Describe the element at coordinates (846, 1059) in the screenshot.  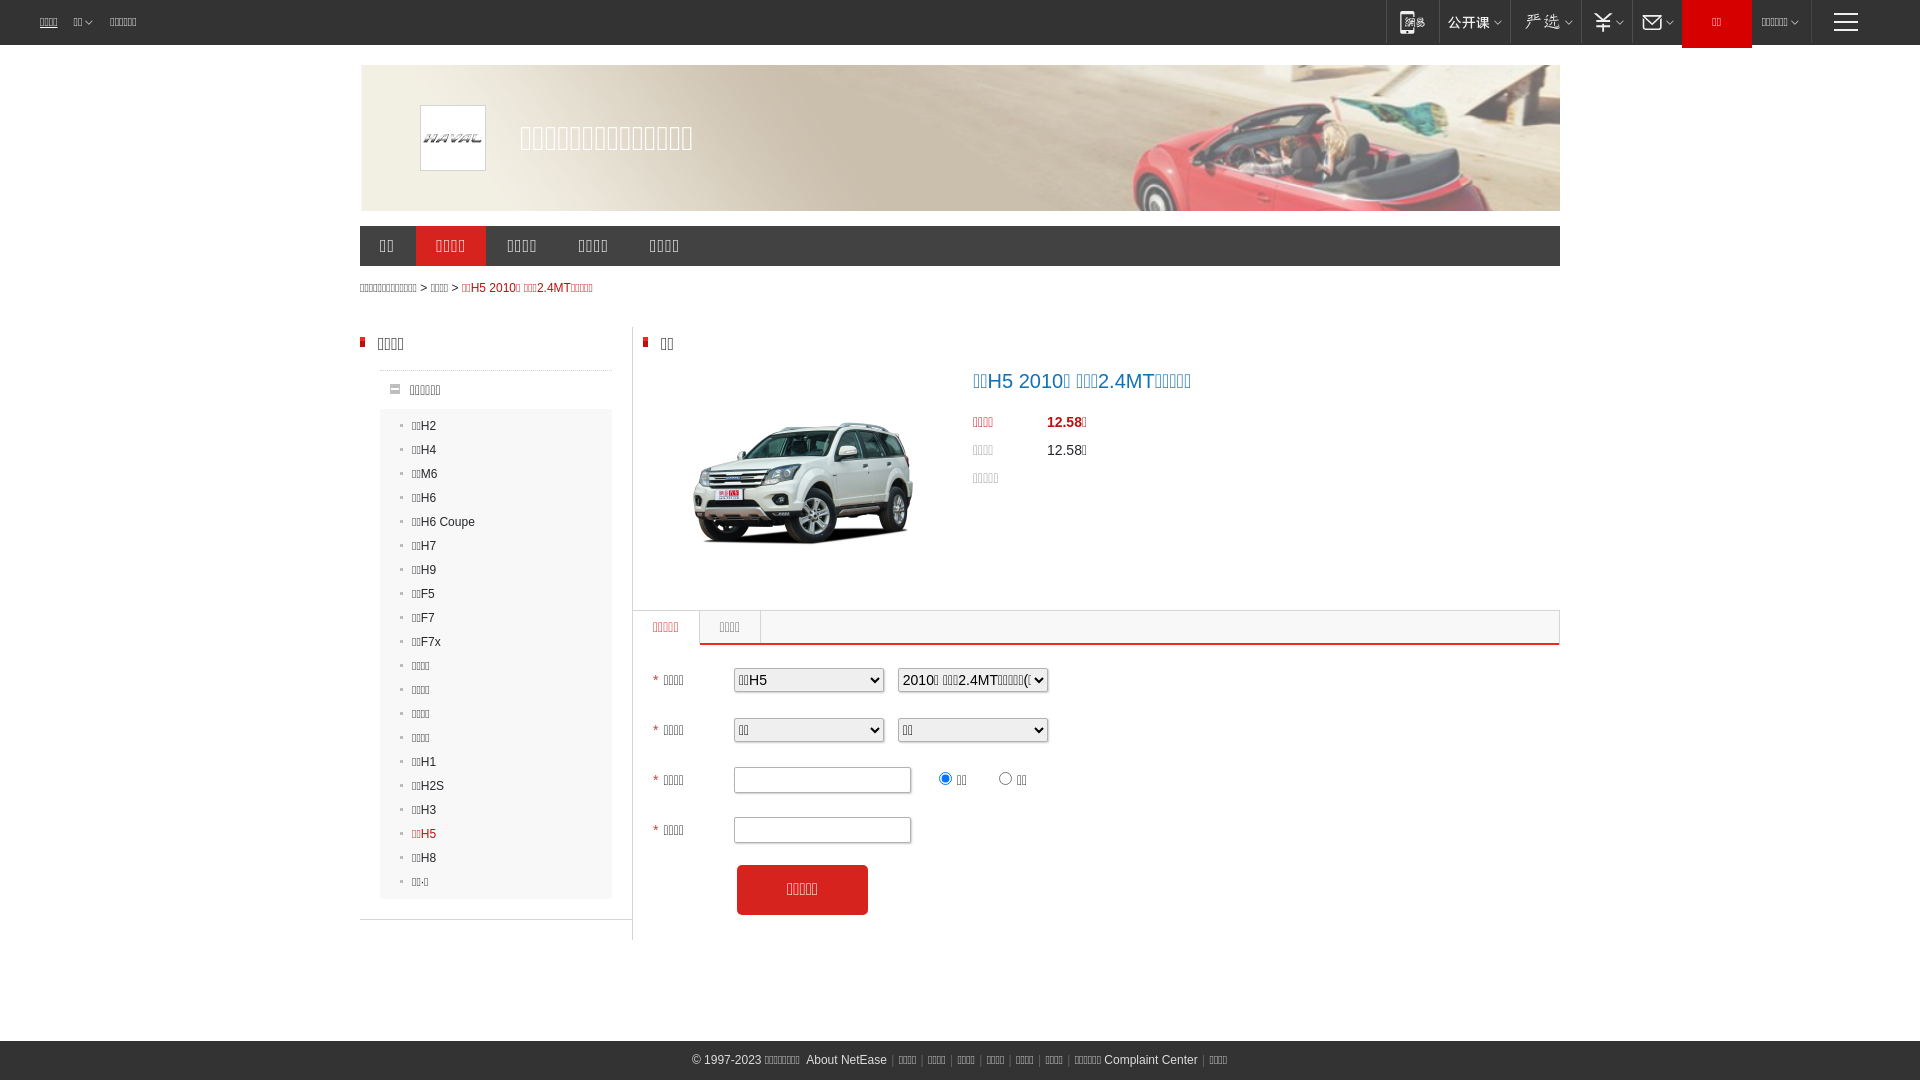
I see `'About NetEase'` at that location.